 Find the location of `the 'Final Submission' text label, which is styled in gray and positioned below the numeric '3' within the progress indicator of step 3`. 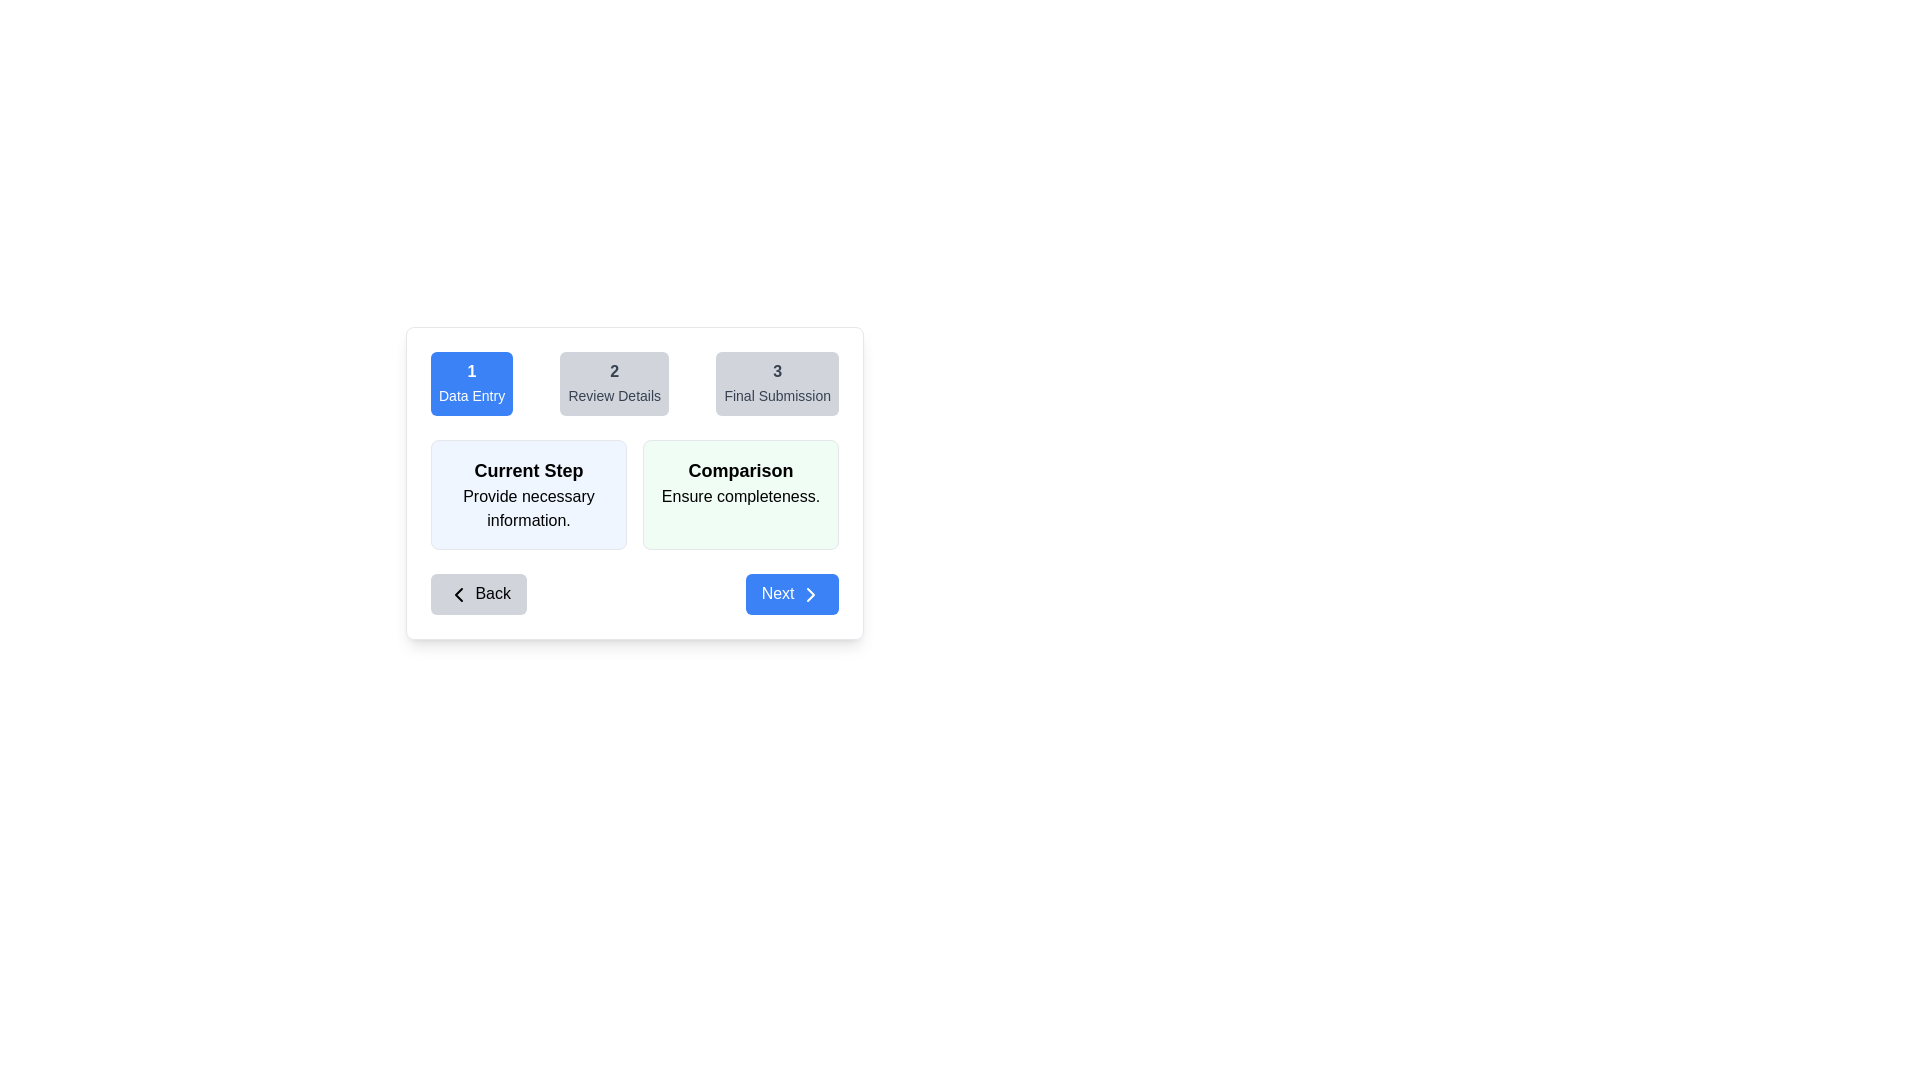

the 'Final Submission' text label, which is styled in gray and positioned below the numeric '3' within the progress indicator of step 3 is located at coordinates (776, 396).